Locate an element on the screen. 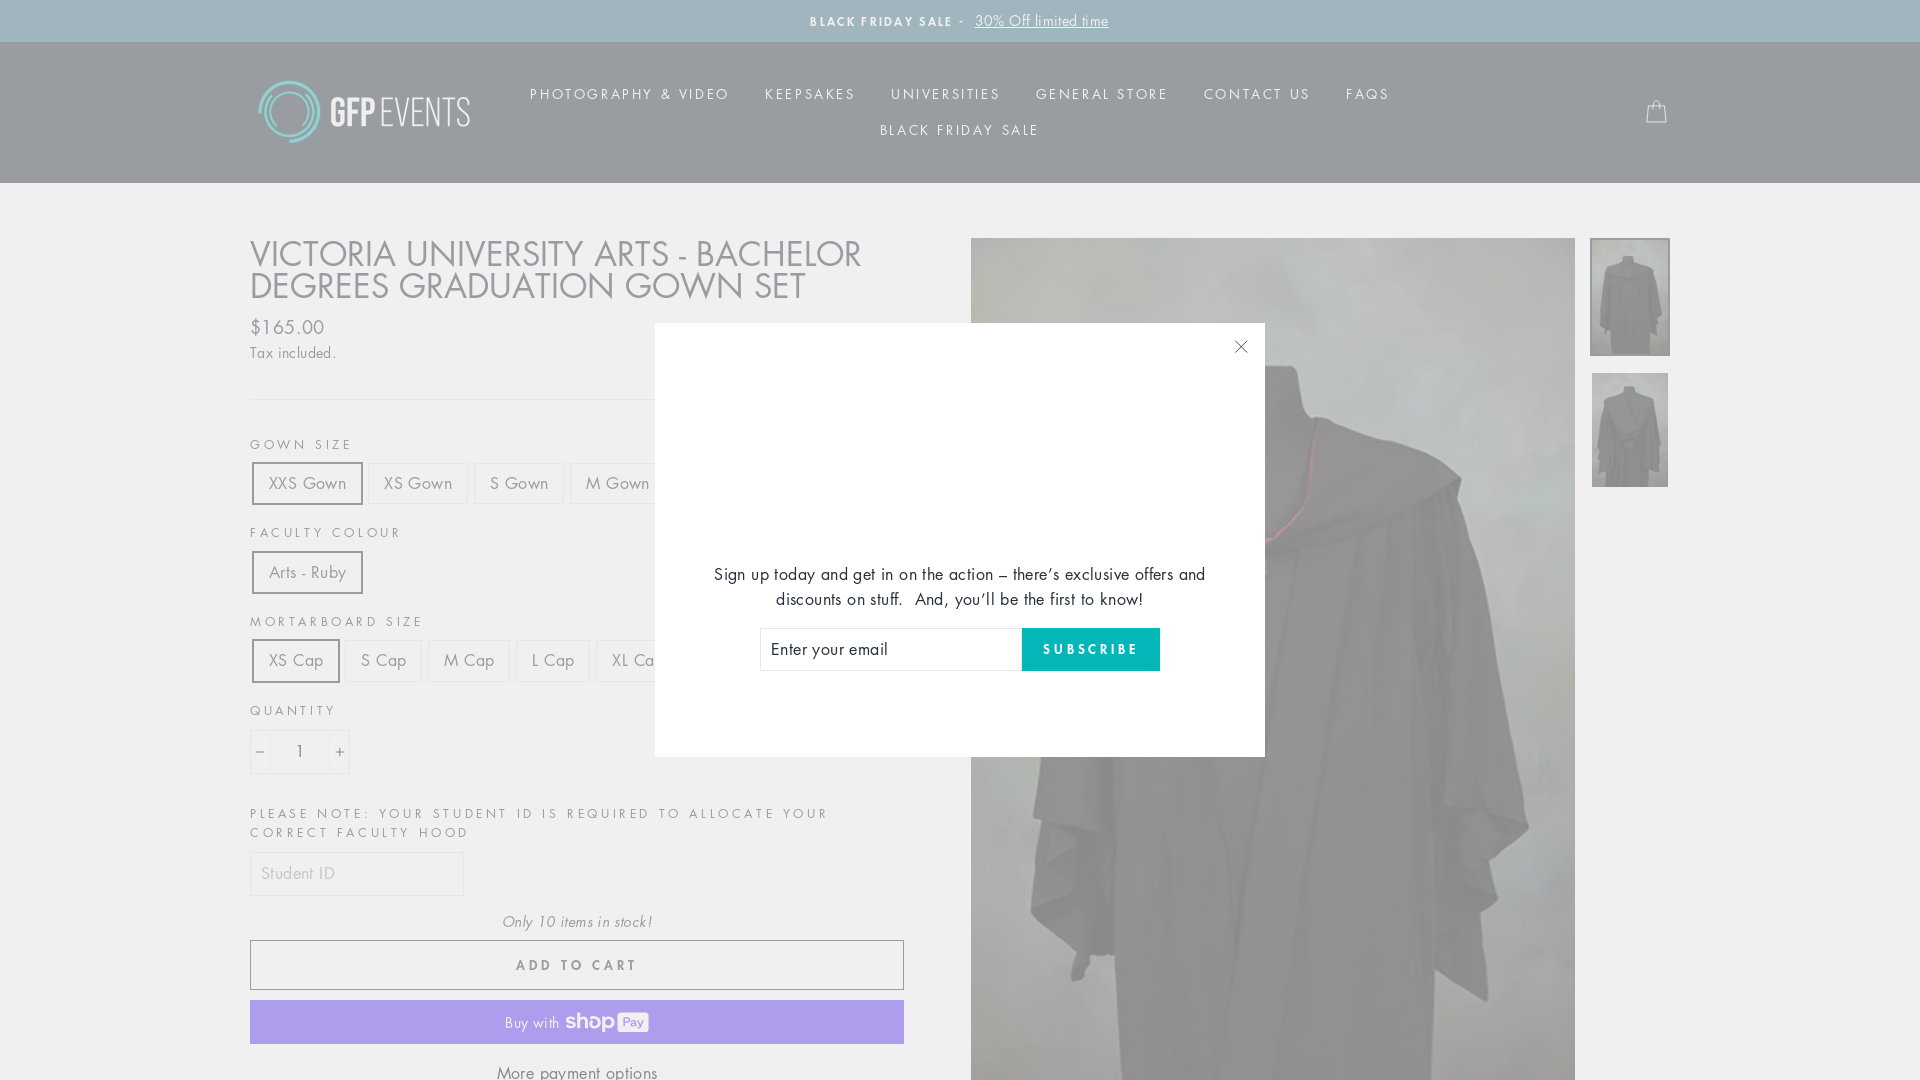 The height and width of the screenshot is (1080, 1920). 'Skip to content' is located at coordinates (0, 0).